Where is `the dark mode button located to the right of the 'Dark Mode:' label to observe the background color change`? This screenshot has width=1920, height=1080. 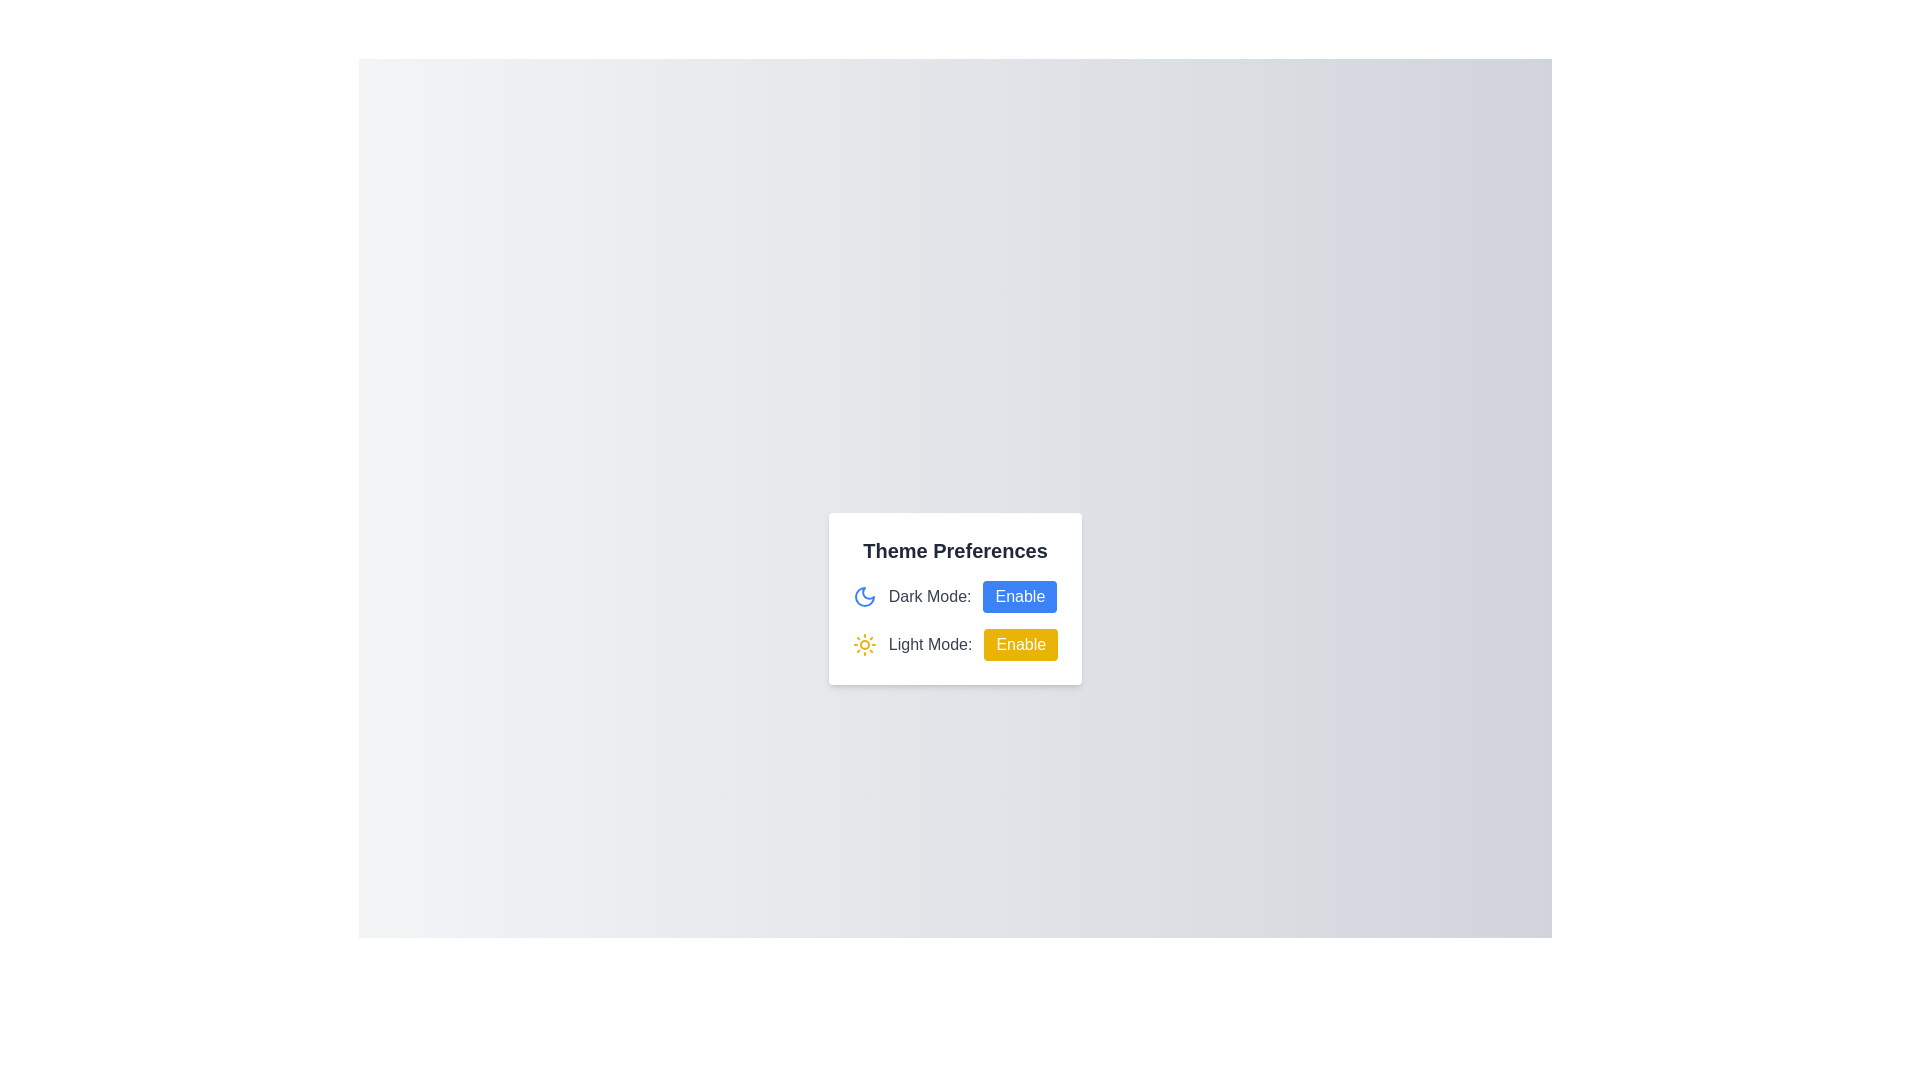
the dark mode button located to the right of the 'Dark Mode:' label to observe the background color change is located at coordinates (1020, 596).